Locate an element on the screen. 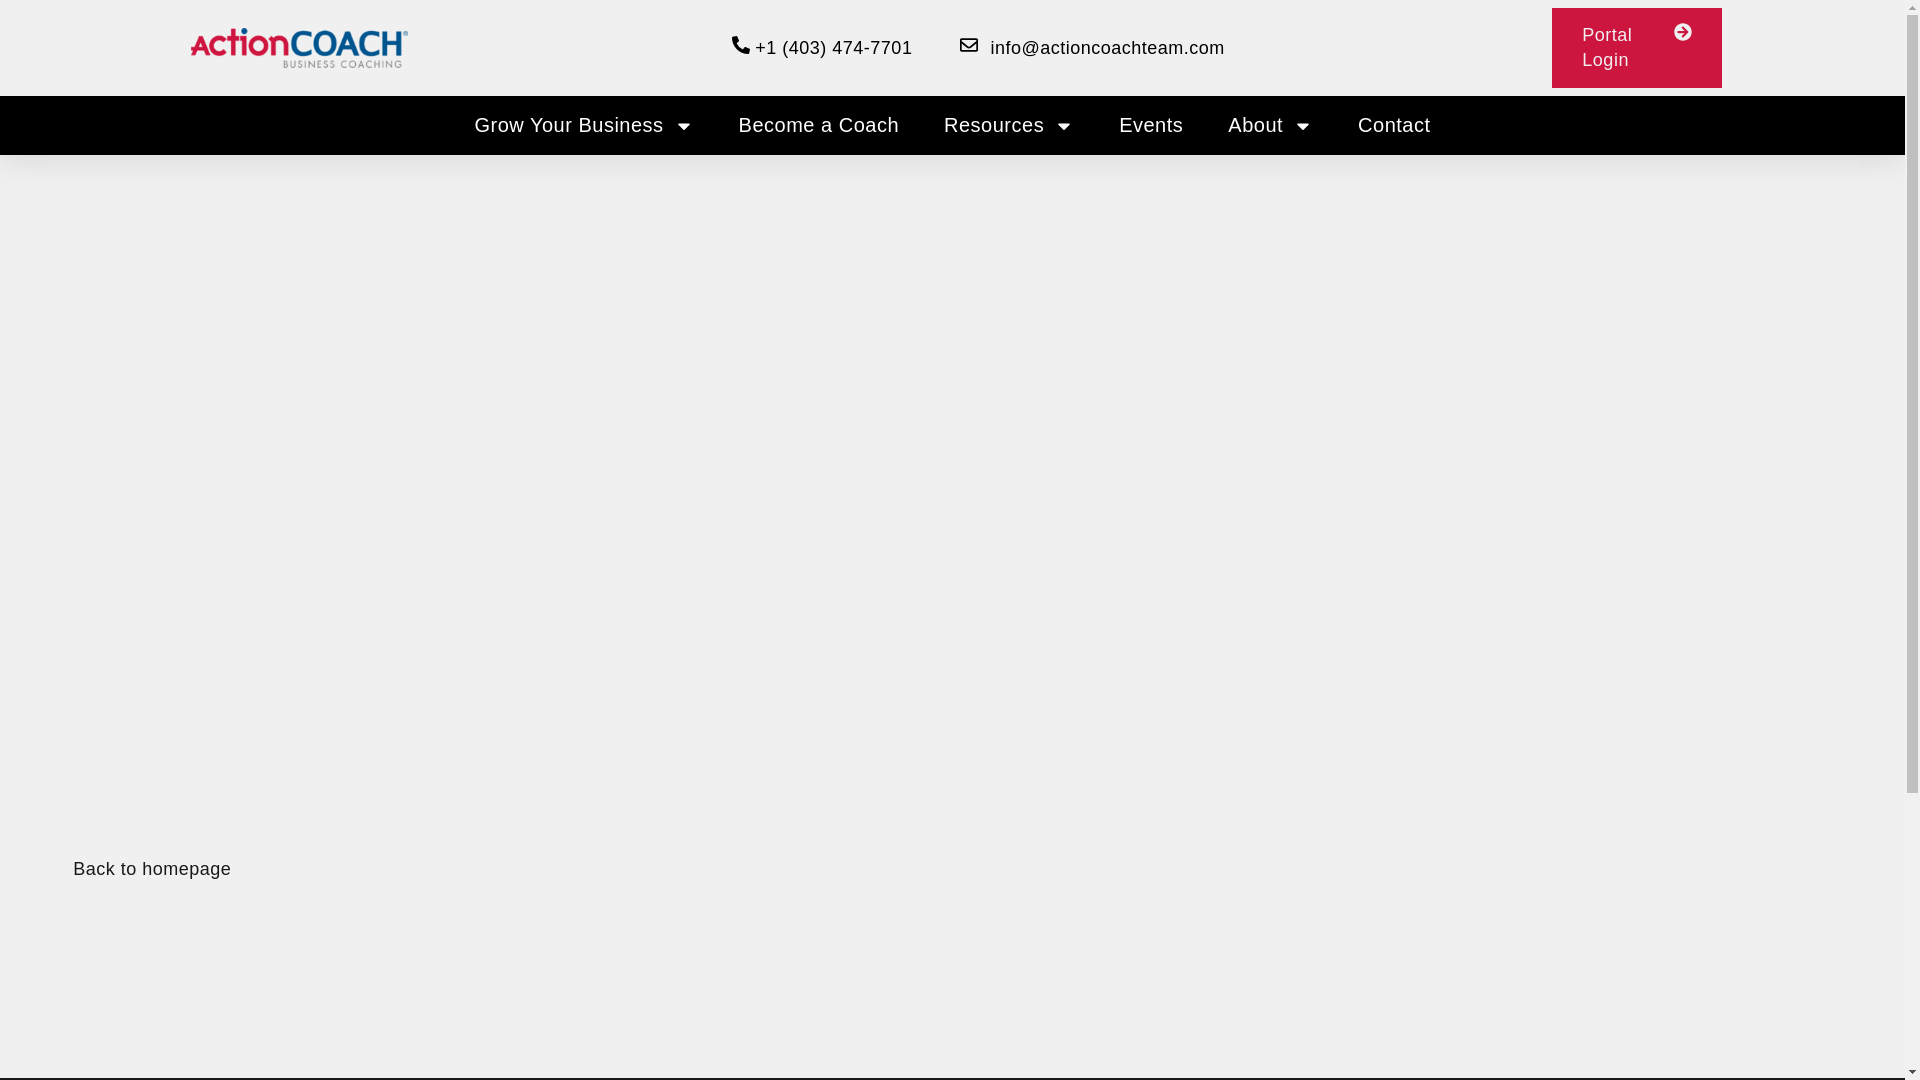 This screenshot has height=1080, width=1920. 'Become a Coach' is located at coordinates (728, 125).